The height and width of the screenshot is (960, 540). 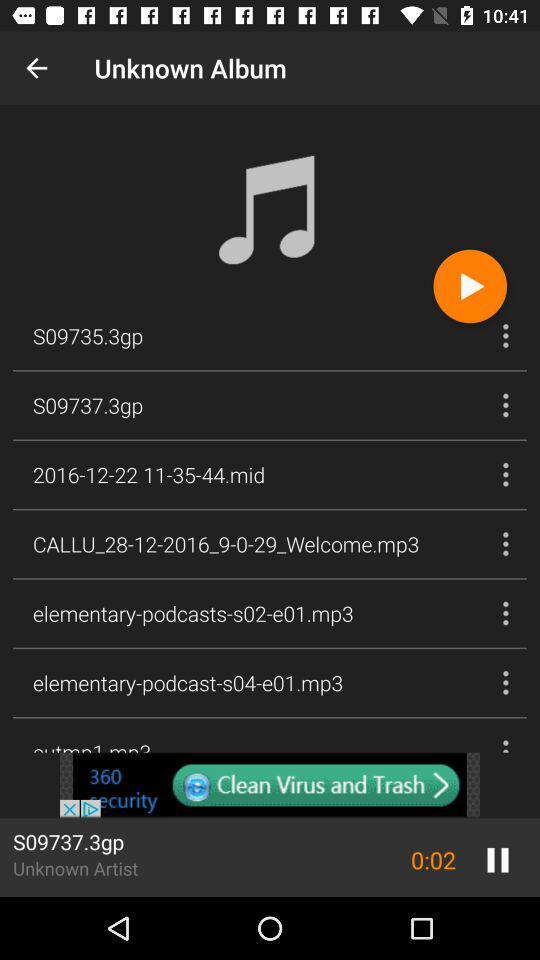 I want to click on the play icon, so click(x=470, y=285).